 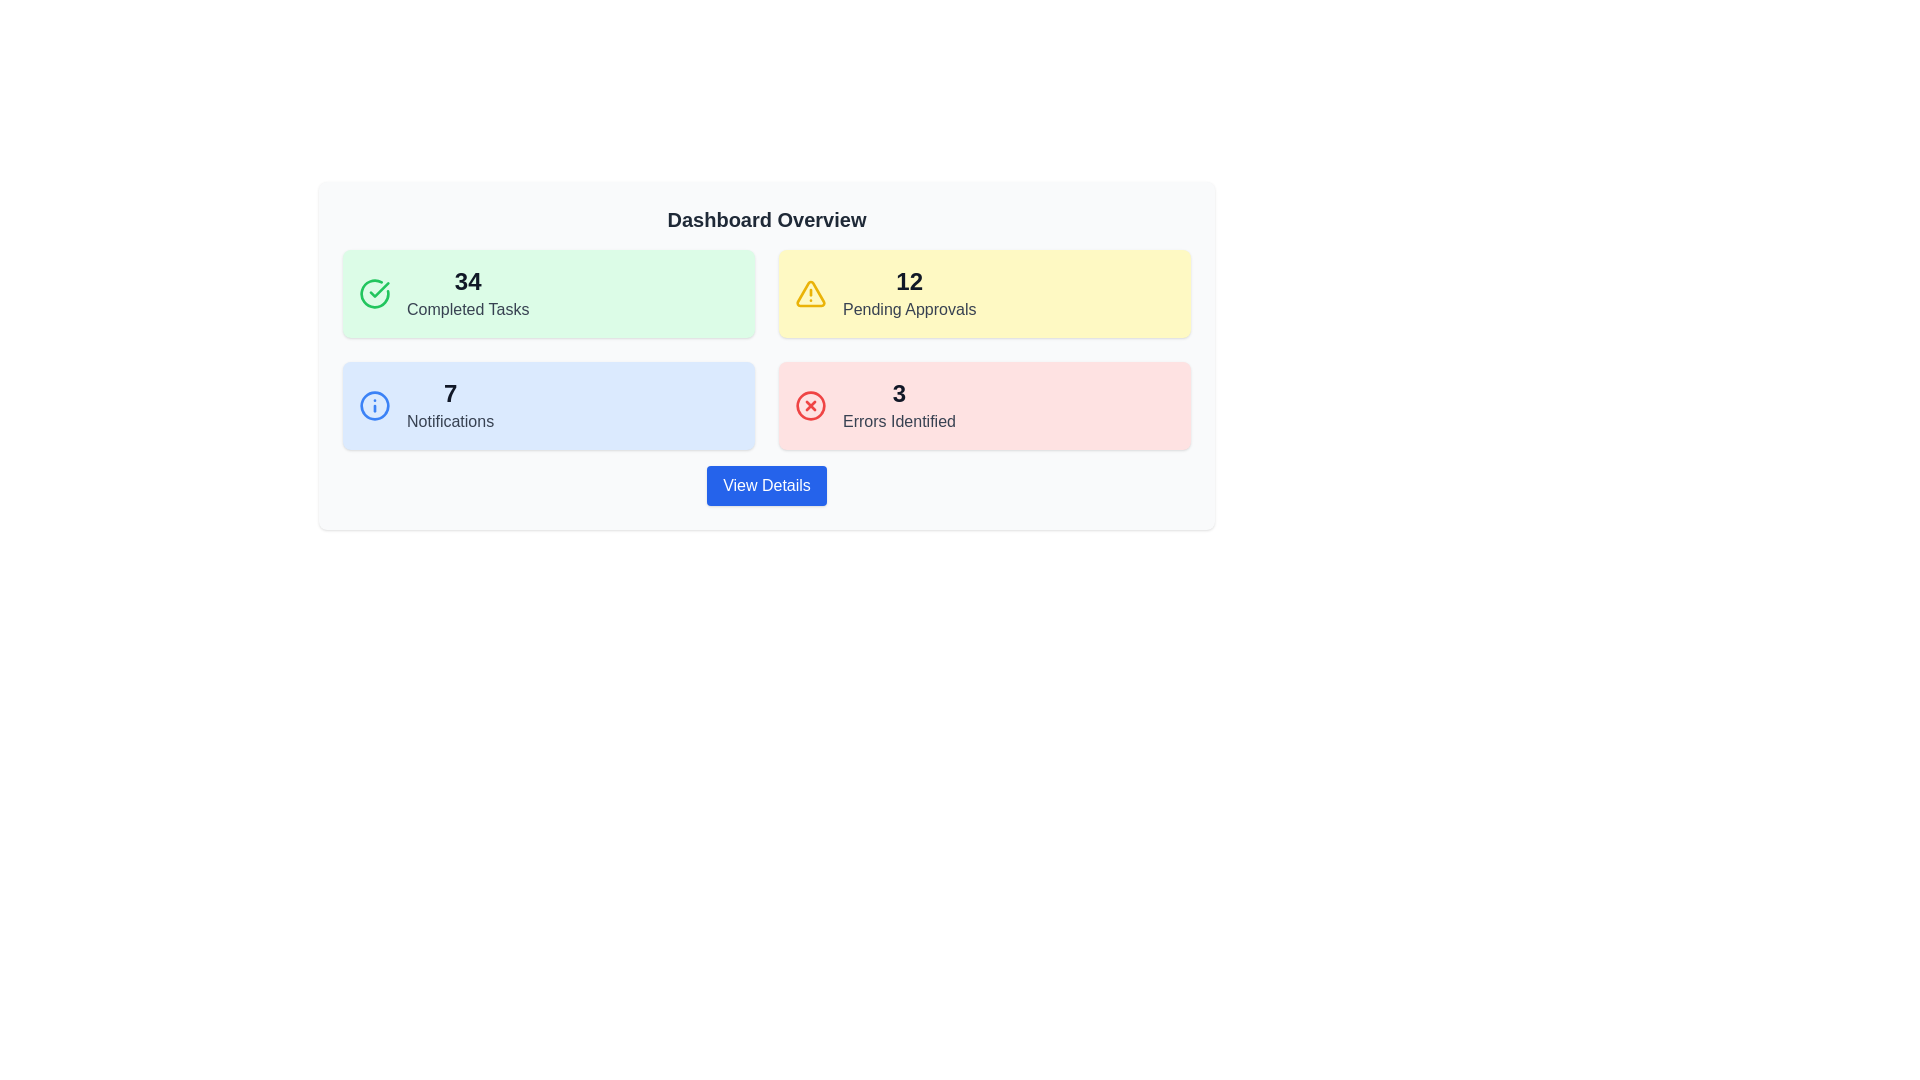 I want to click on the Text Label that provides descriptive information about the count of errors identified, located below the number '3' within a red-colored box on the bottom-right side of the dashboard summary section, so click(x=898, y=420).